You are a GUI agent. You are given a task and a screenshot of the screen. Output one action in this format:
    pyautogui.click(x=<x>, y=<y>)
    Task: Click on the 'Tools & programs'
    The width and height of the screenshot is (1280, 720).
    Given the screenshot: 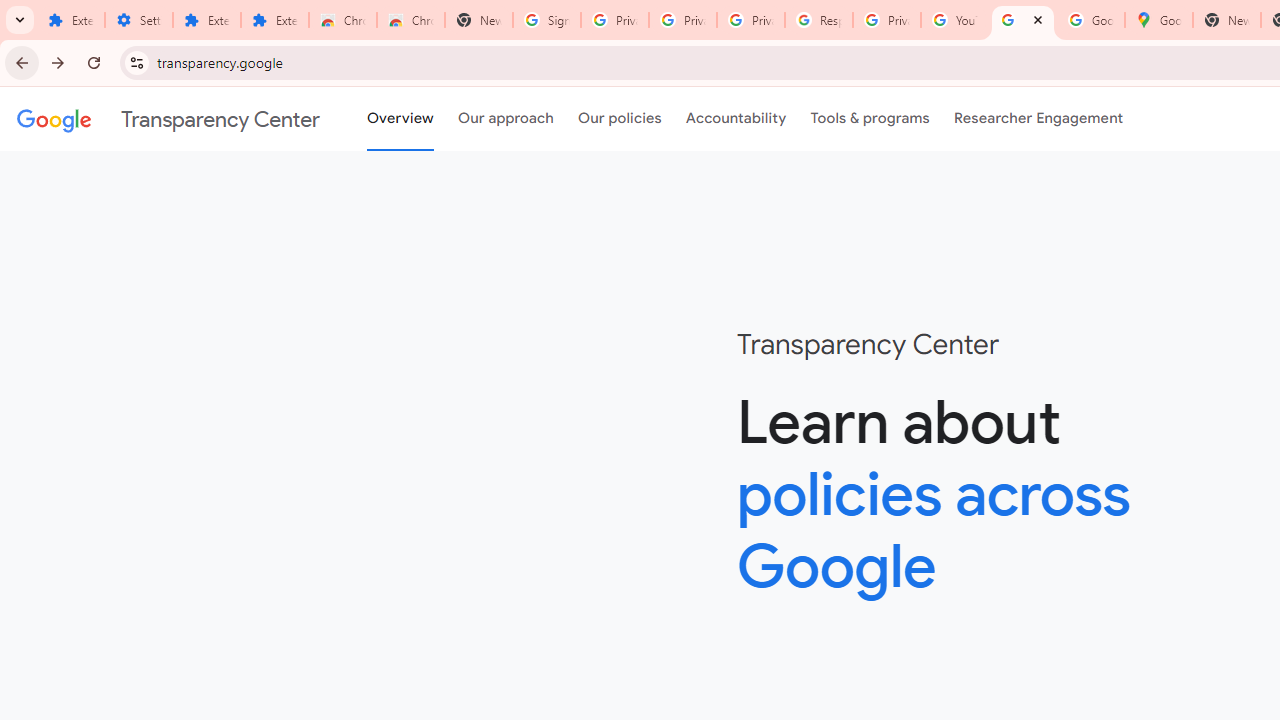 What is the action you would take?
    pyautogui.click(x=869, y=119)
    